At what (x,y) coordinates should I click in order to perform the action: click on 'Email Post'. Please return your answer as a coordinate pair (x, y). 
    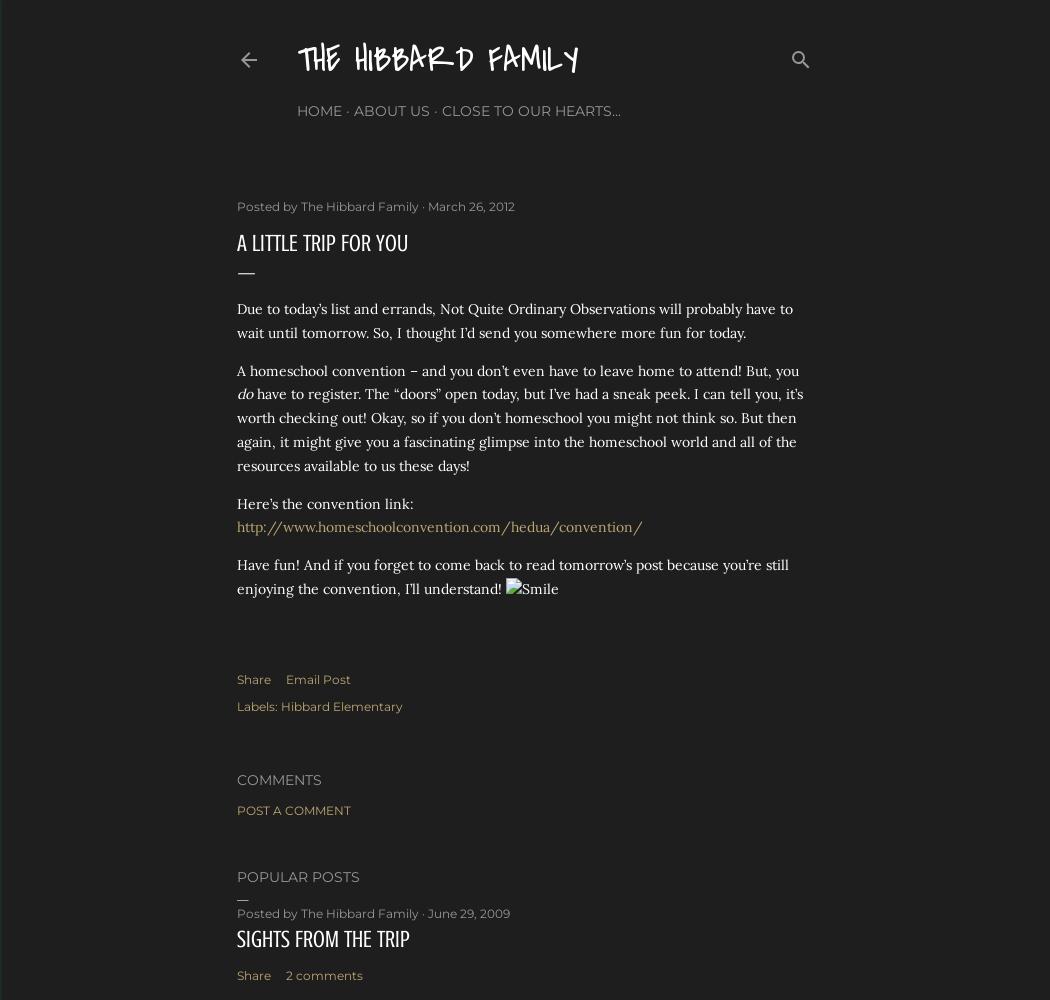
    Looking at the image, I should click on (318, 678).